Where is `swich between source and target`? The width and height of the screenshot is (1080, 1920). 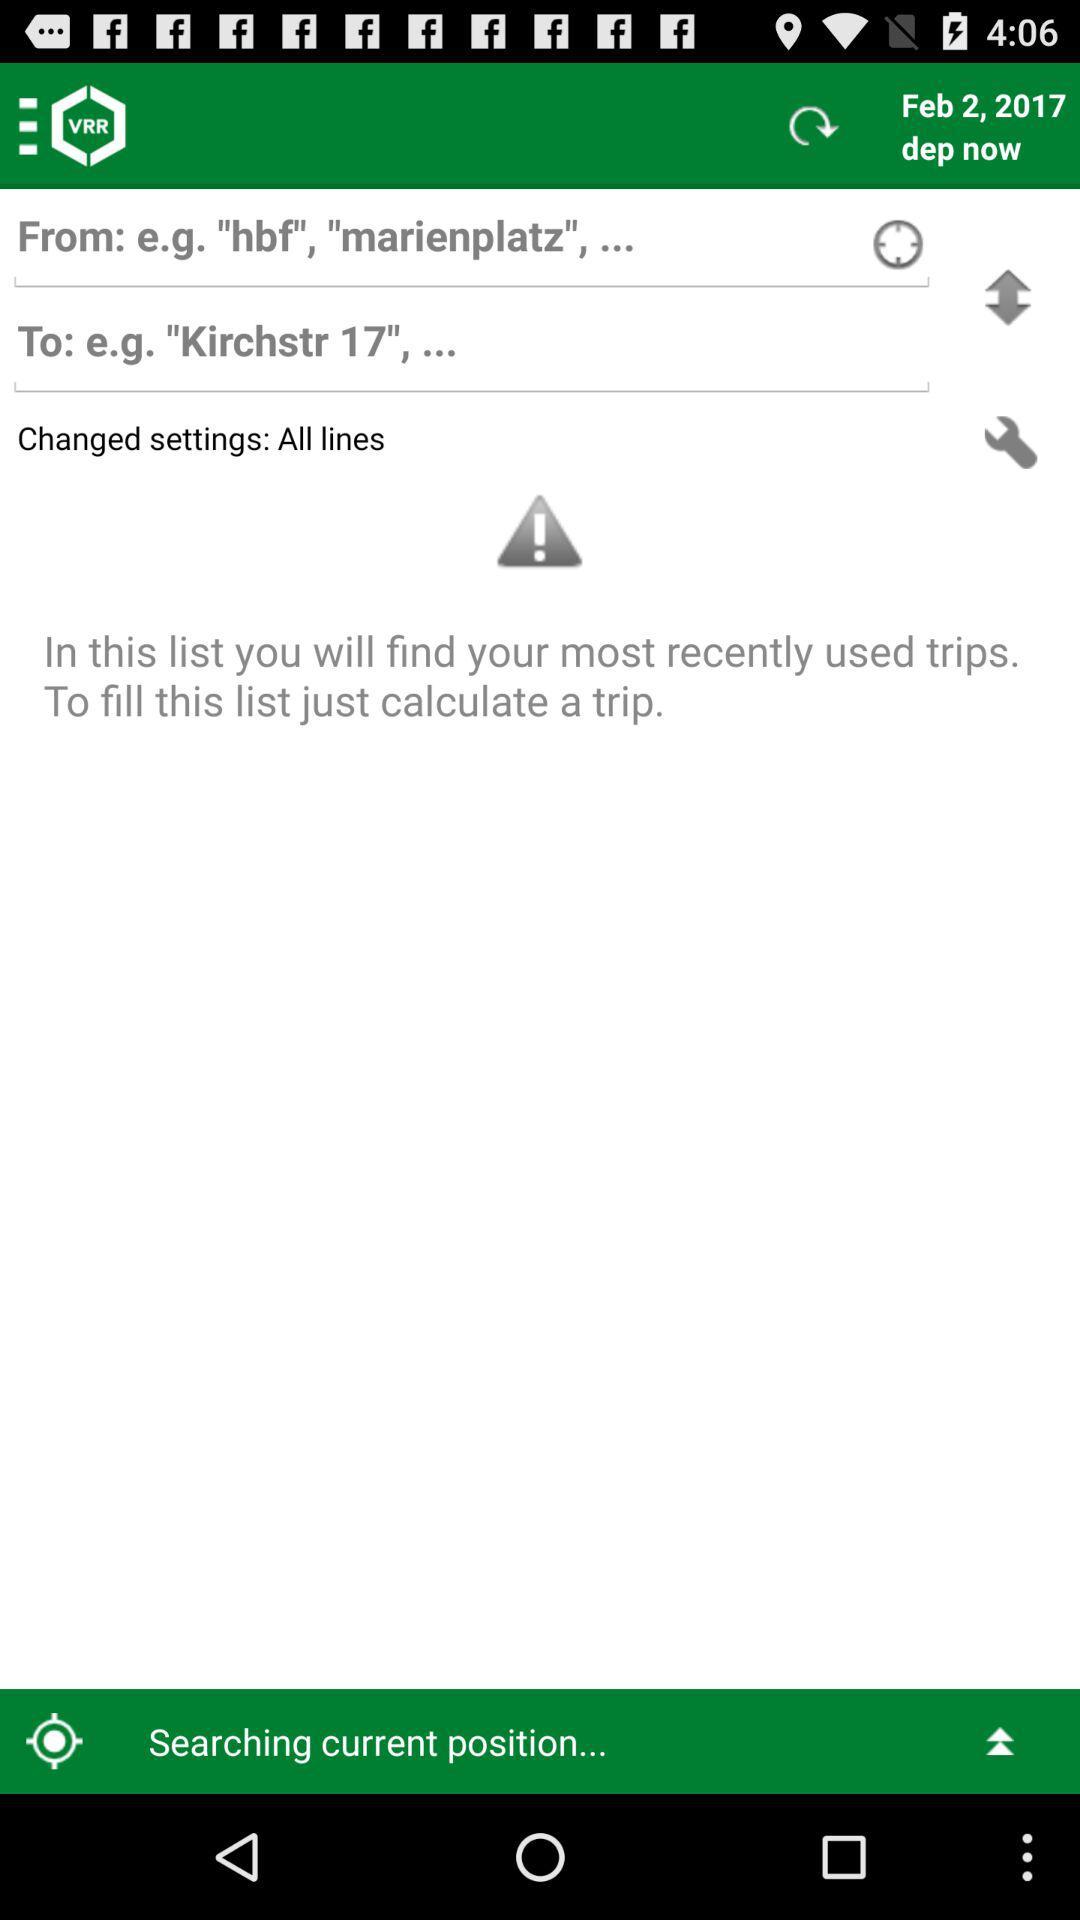
swich between source and target is located at coordinates (1007, 296).